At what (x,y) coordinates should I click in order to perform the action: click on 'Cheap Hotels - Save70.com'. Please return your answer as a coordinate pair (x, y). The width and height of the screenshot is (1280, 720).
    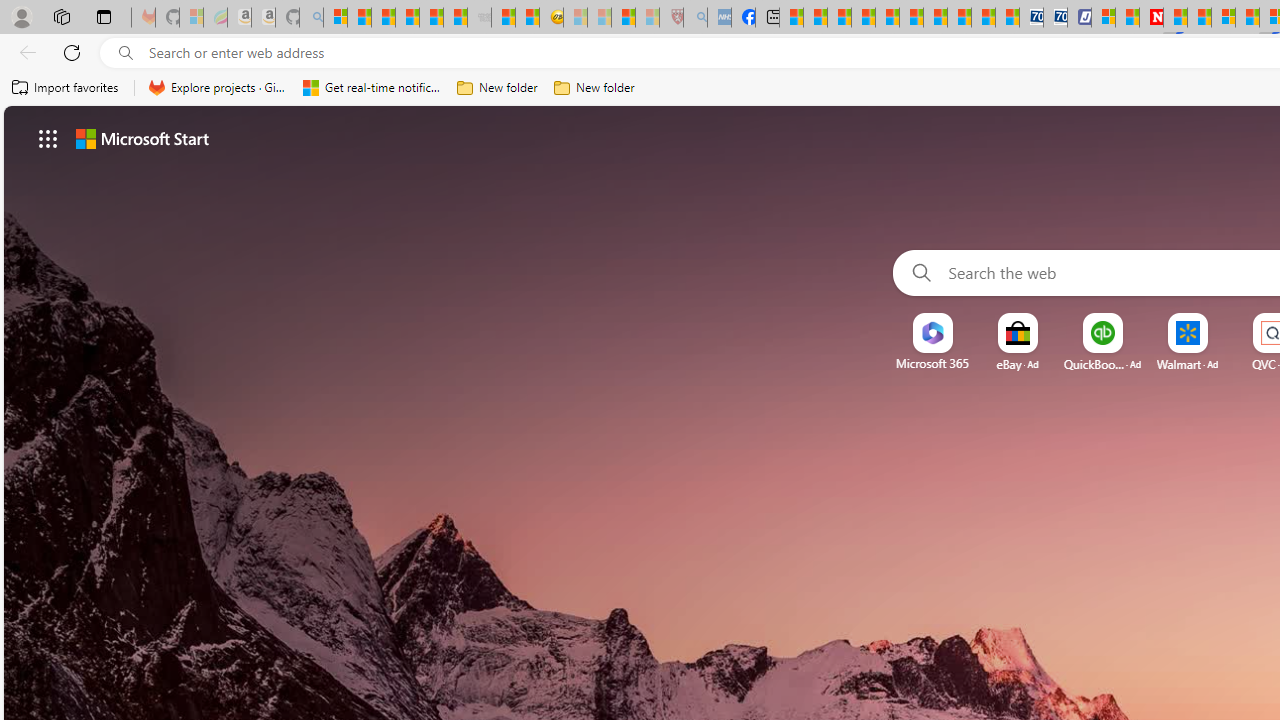
    Looking at the image, I should click on (1055, 17).